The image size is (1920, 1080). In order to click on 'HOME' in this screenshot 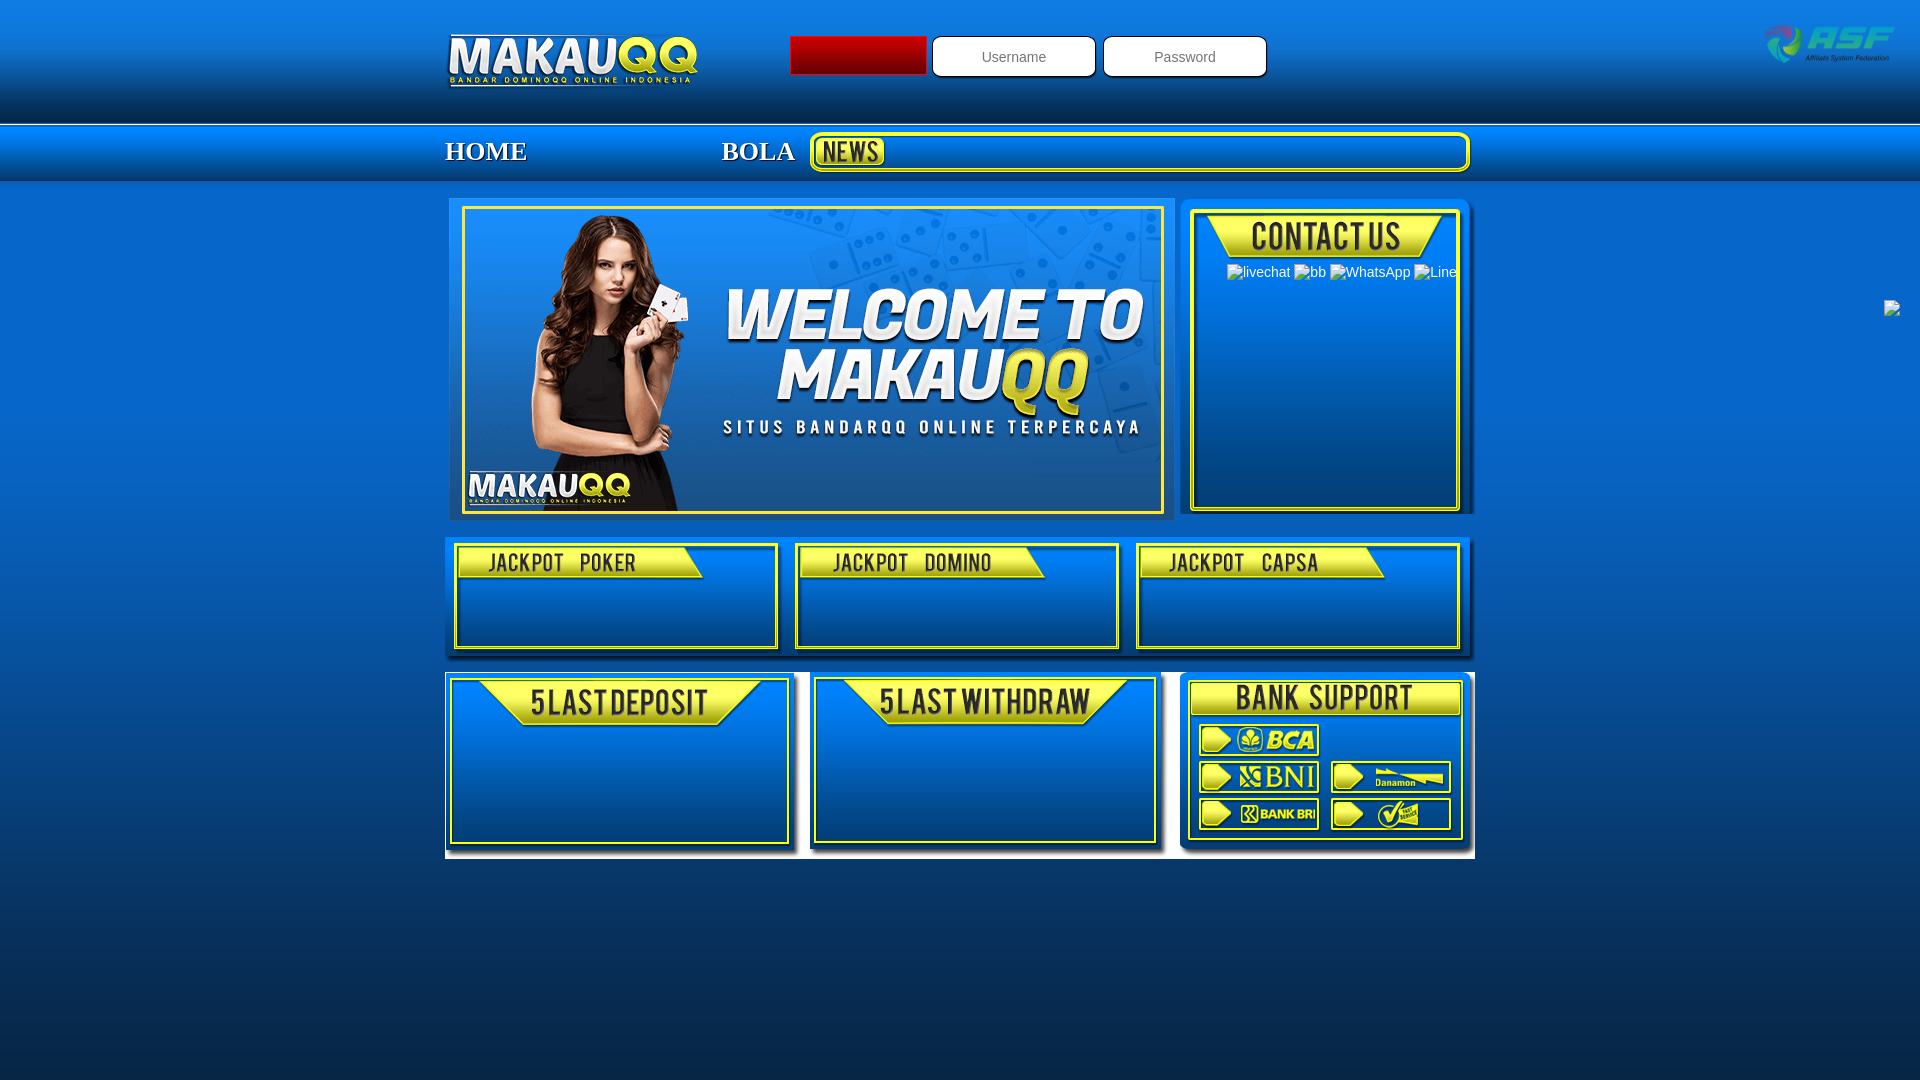, I will do `click(485, 150)`.